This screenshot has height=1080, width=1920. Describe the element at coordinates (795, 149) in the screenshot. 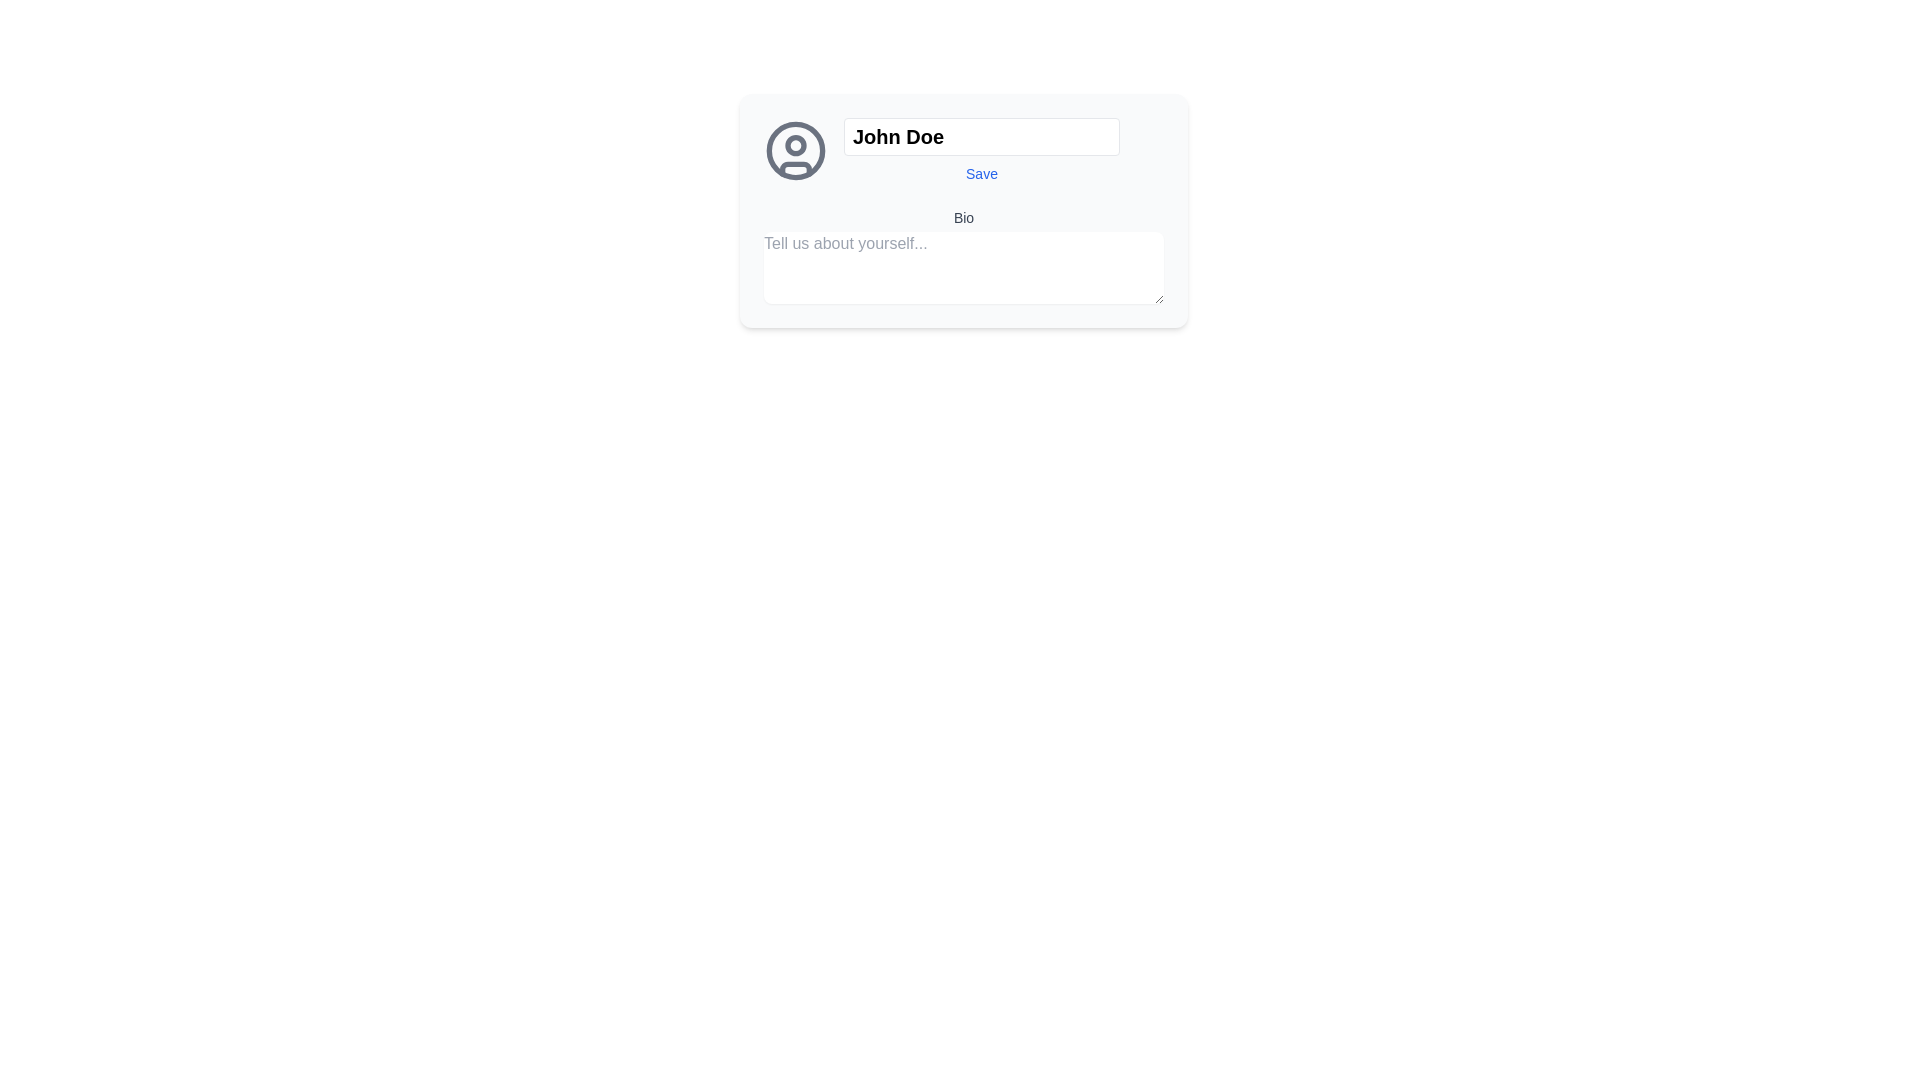

I see `the larger circular border of the user avatar graphic within the SVG illustration` at that location.